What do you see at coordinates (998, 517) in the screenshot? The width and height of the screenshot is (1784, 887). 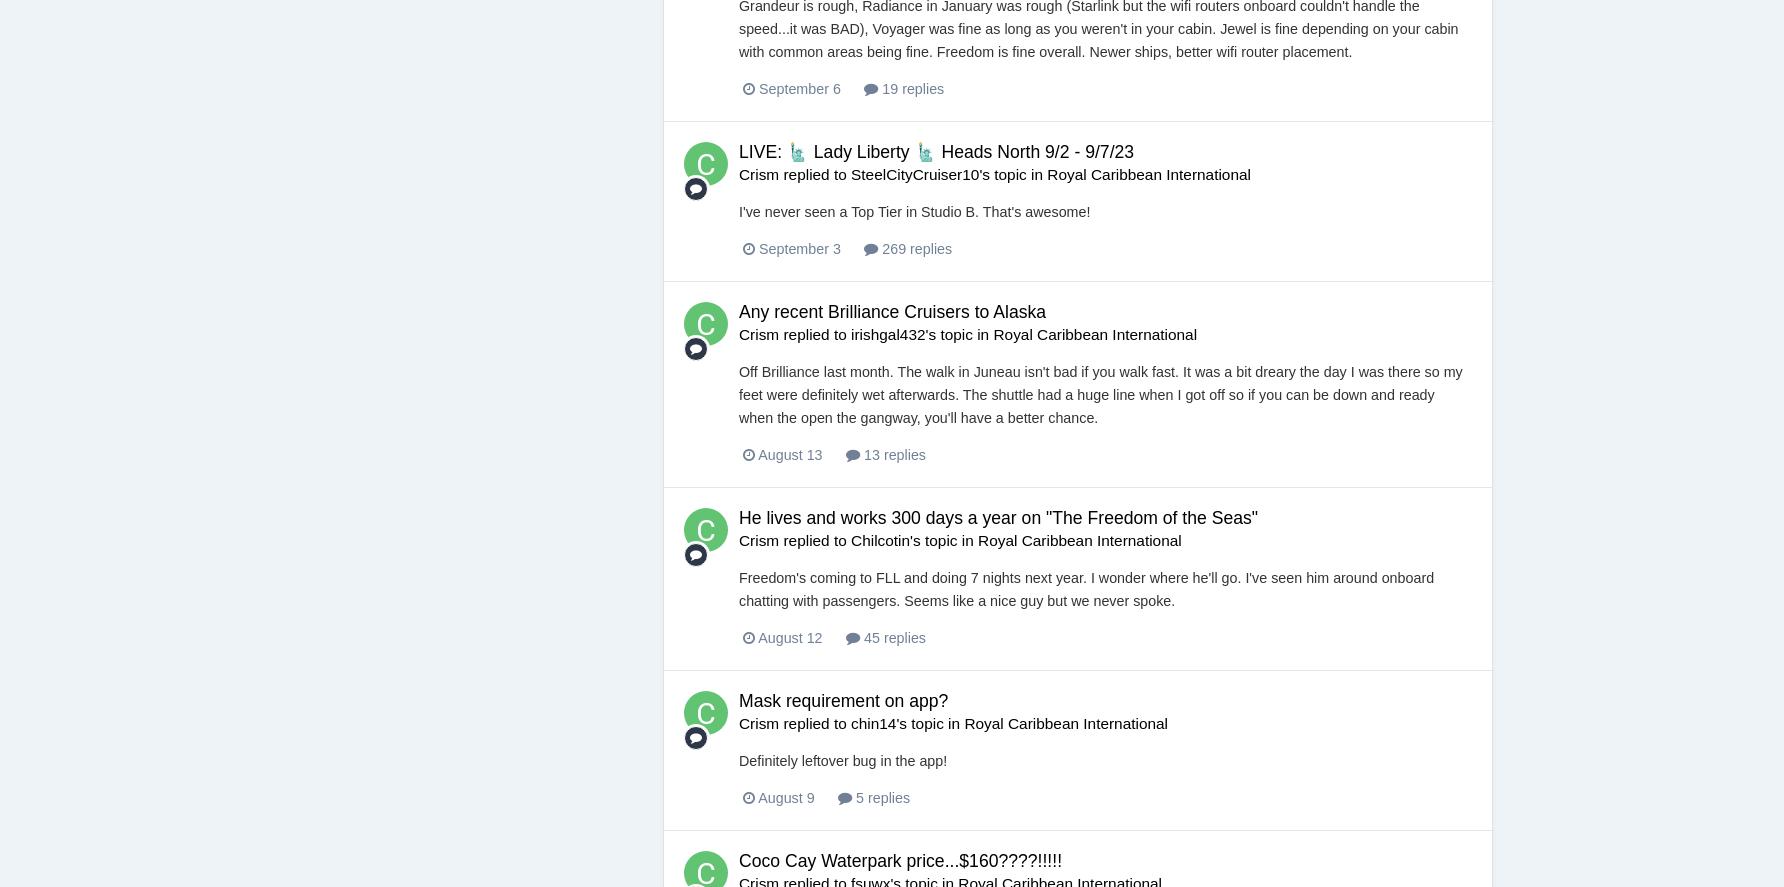 I see `'He lives and  works 300 days a year on "The Freedom of the Seas"'` at bounding box center [998, 517].